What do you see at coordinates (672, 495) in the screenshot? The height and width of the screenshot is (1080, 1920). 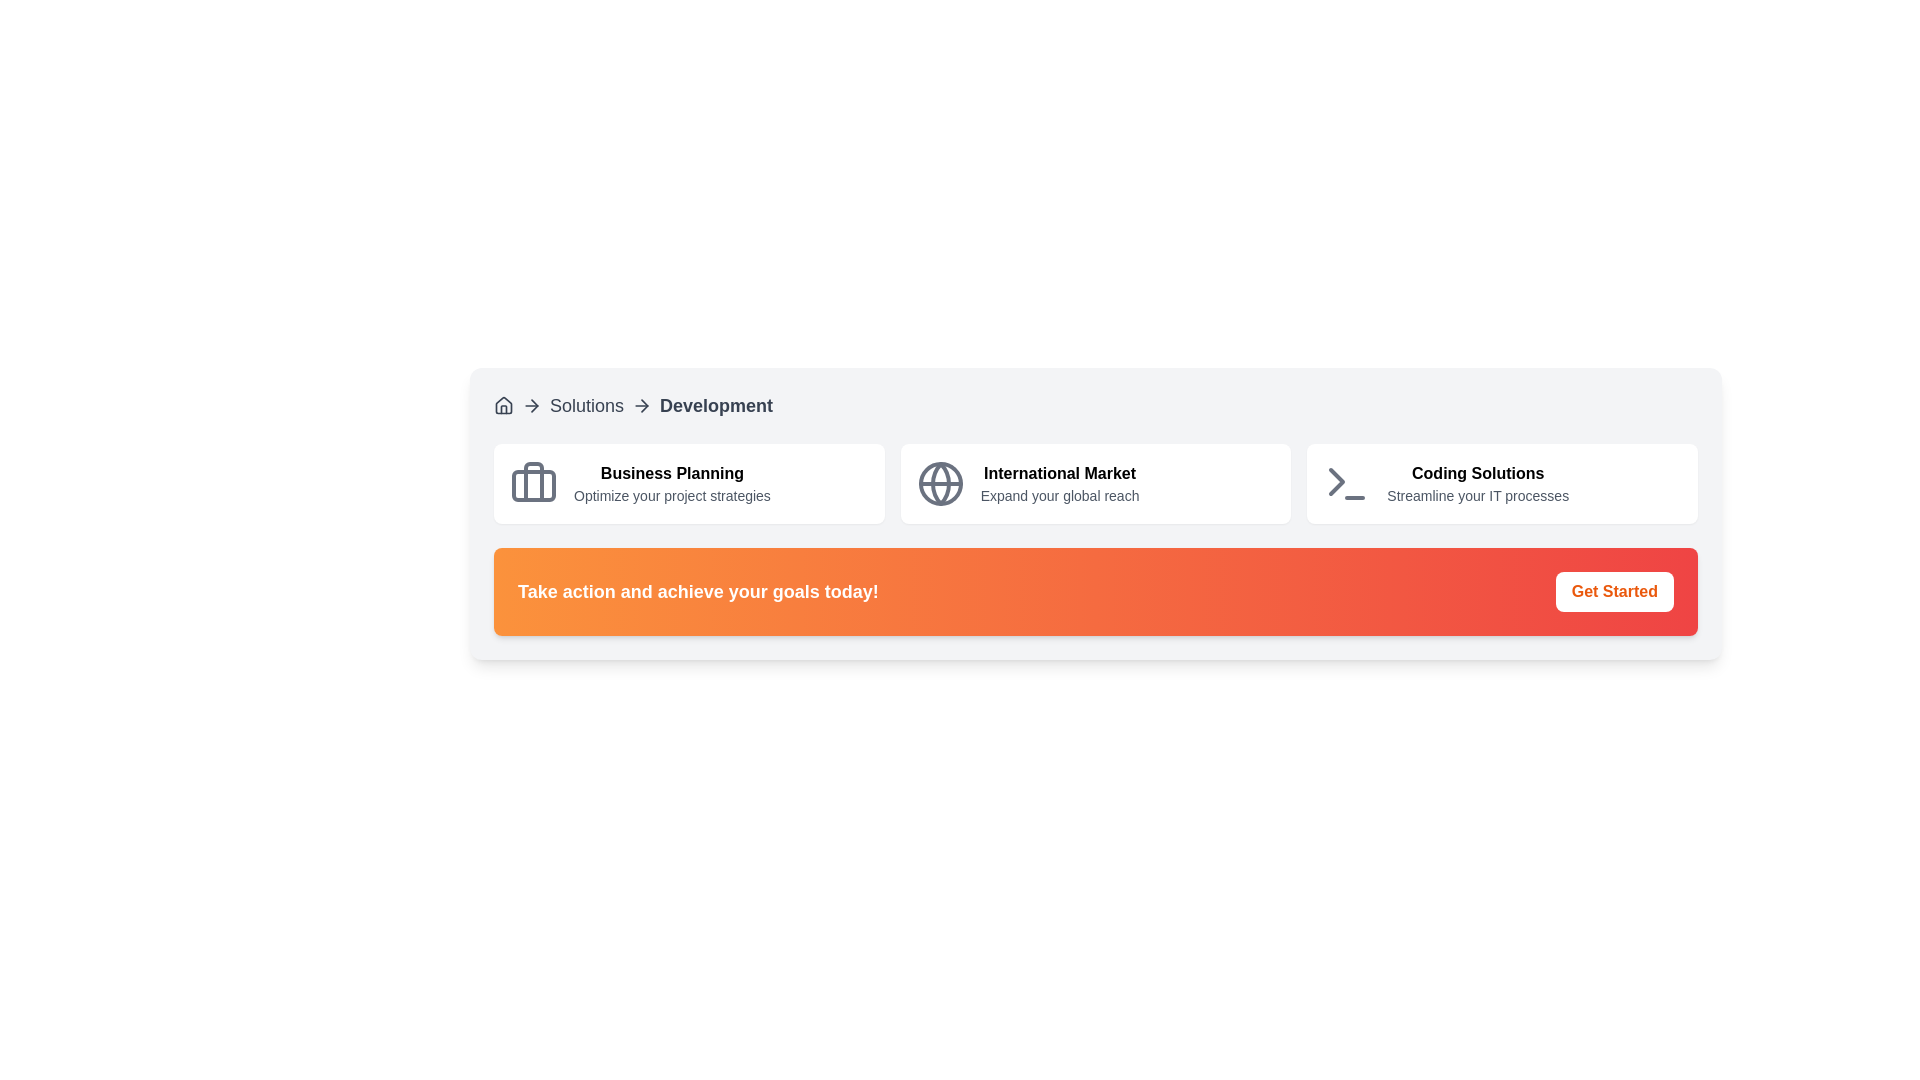 I see `the descriptive subtitle text block located beneath the 'Business Planning' section within the first card of a horizontally aligned layout` at bounding box center [672, 495].